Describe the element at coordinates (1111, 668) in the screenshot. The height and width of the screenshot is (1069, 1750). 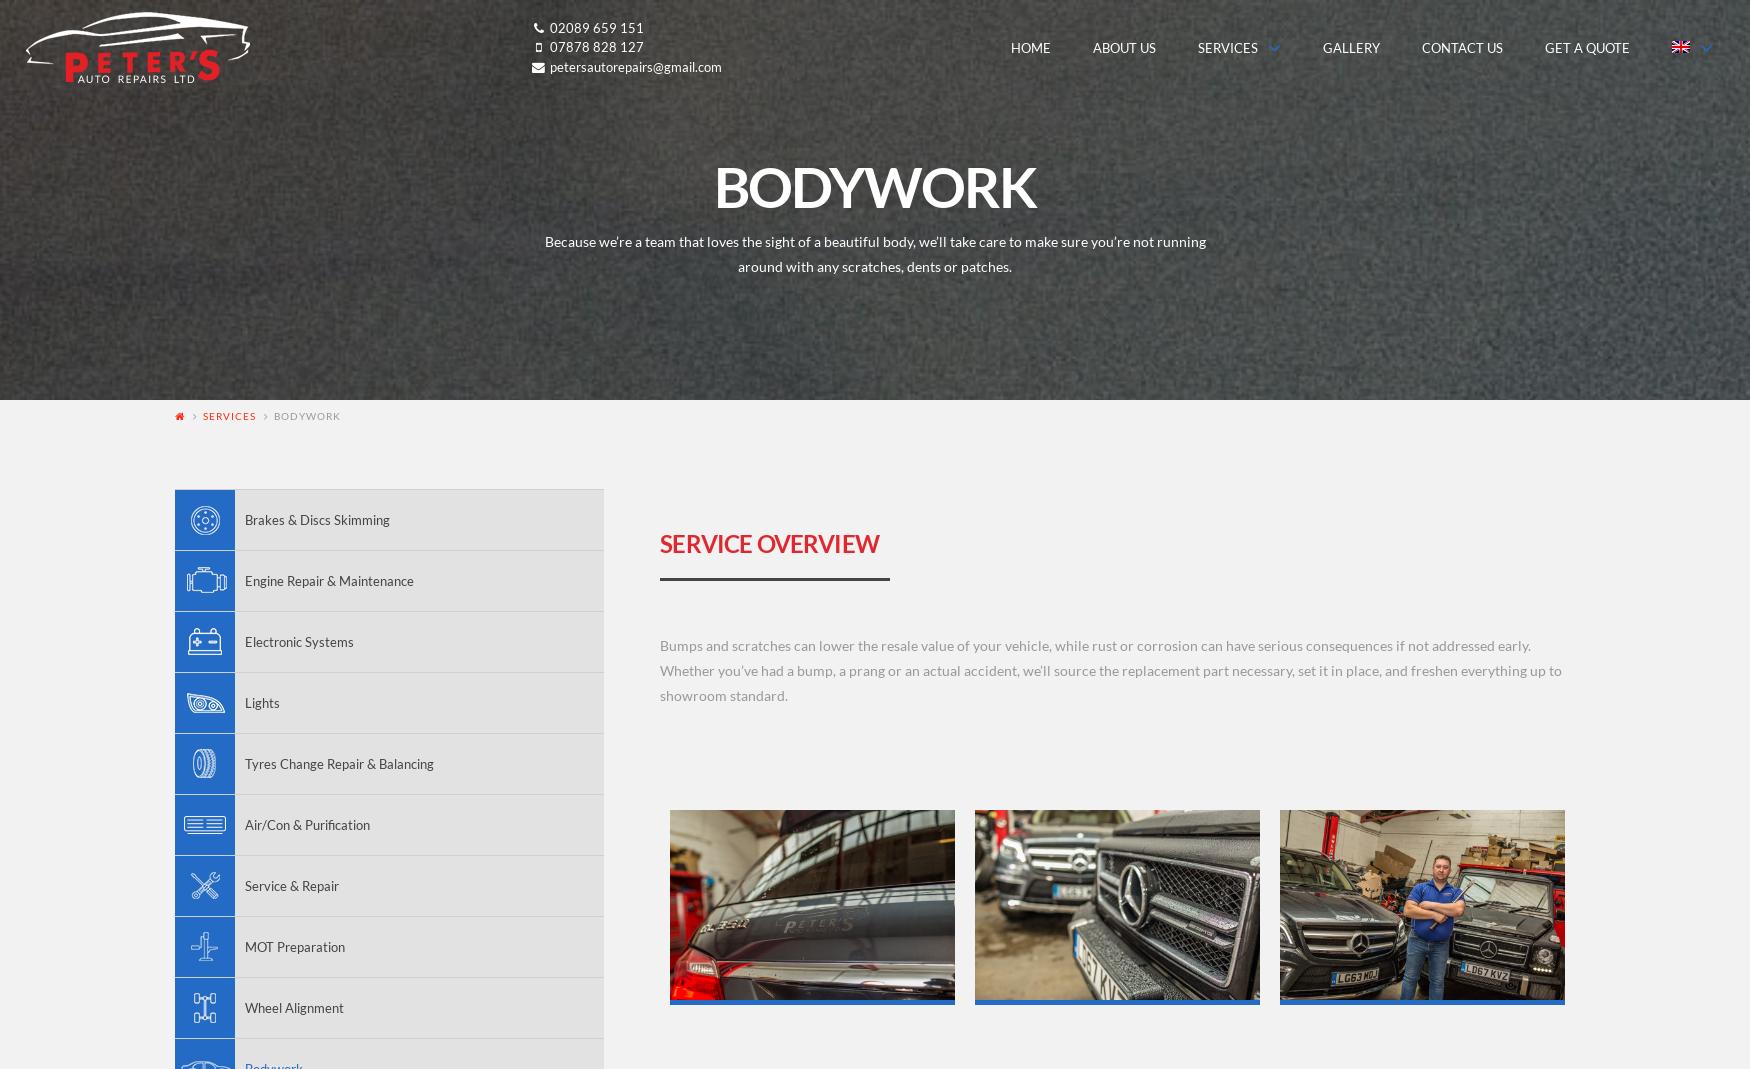
I see `'Bumps and scratches can lower the resale value of your vehicle, while rust or corrosion can have serious consequences if not addressed early. Whether you’ve had a bump, a prang or an actual accident, we’ll source the replacement part necessary, set it in place, and freshen everything up to showroom standard.'` at that location.